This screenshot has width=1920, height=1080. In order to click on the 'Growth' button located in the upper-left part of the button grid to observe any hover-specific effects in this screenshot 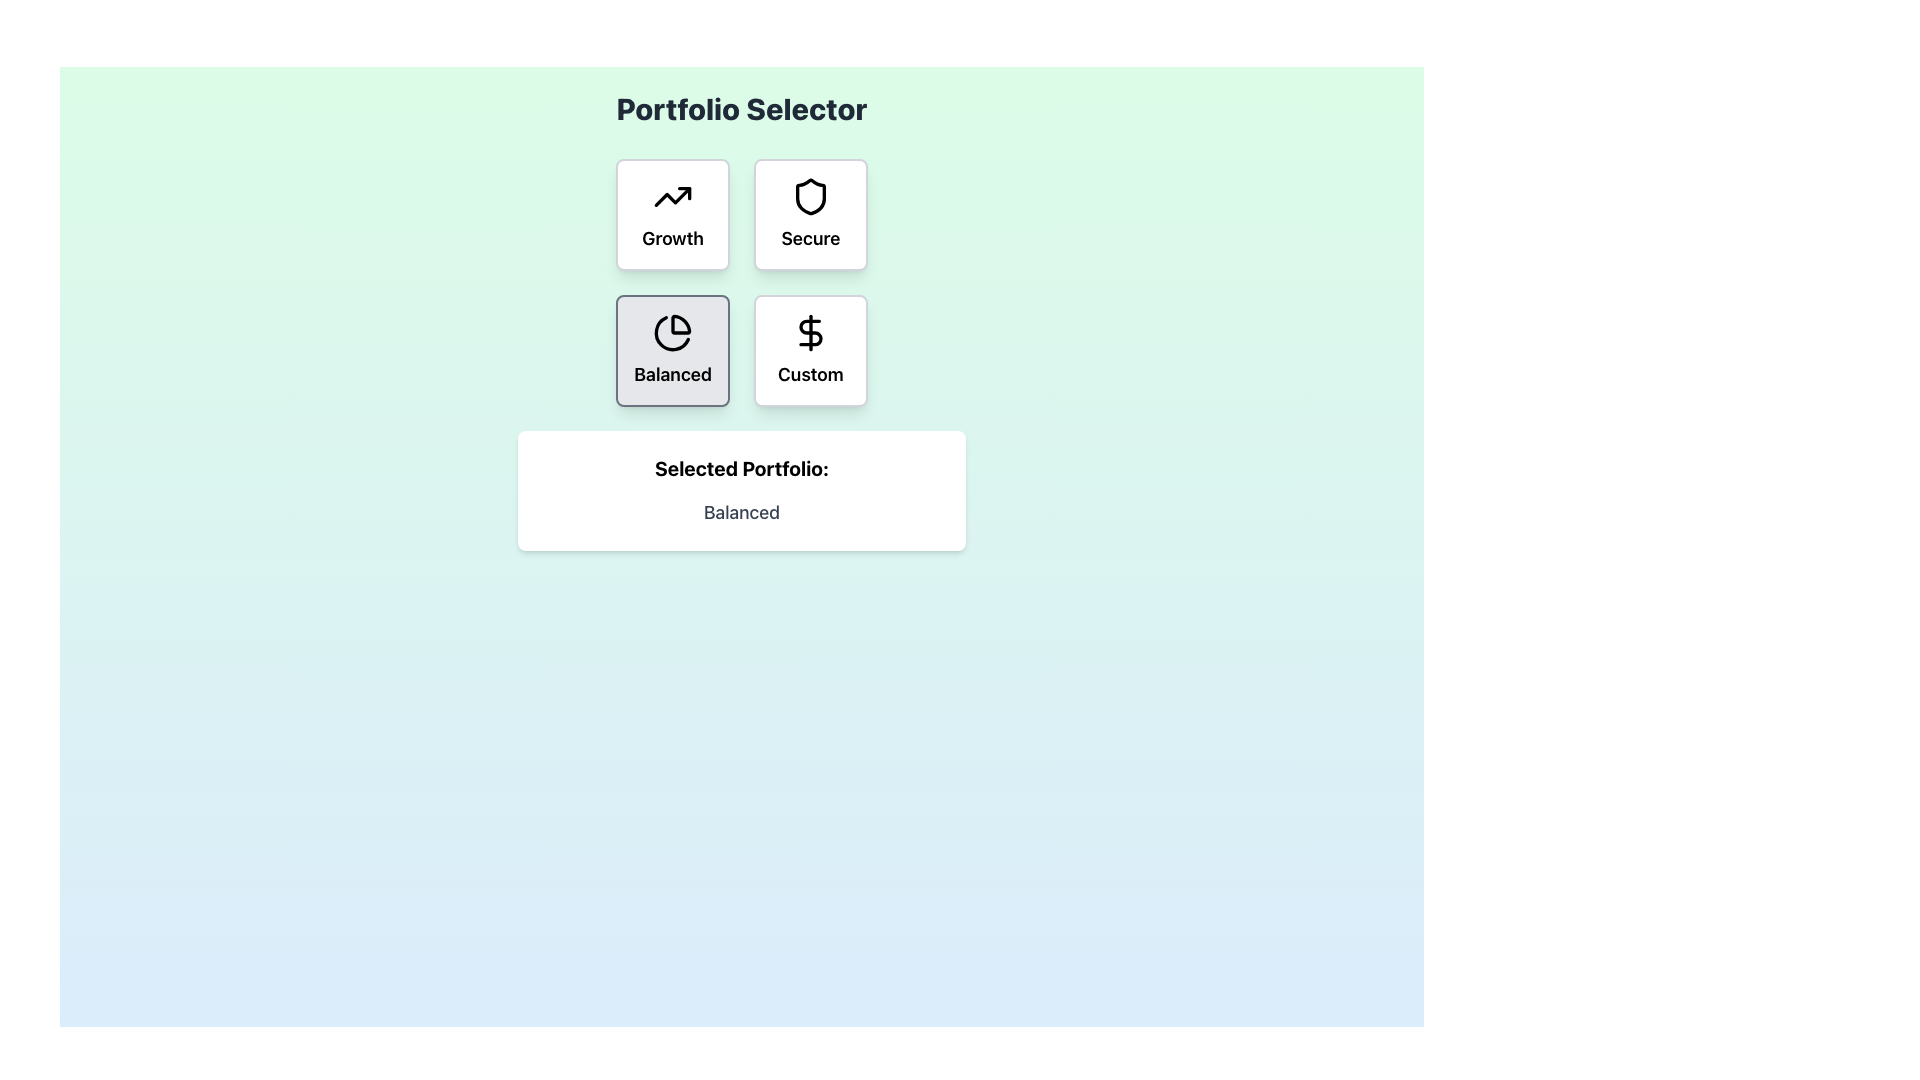, I will do `click(673, 215)`.